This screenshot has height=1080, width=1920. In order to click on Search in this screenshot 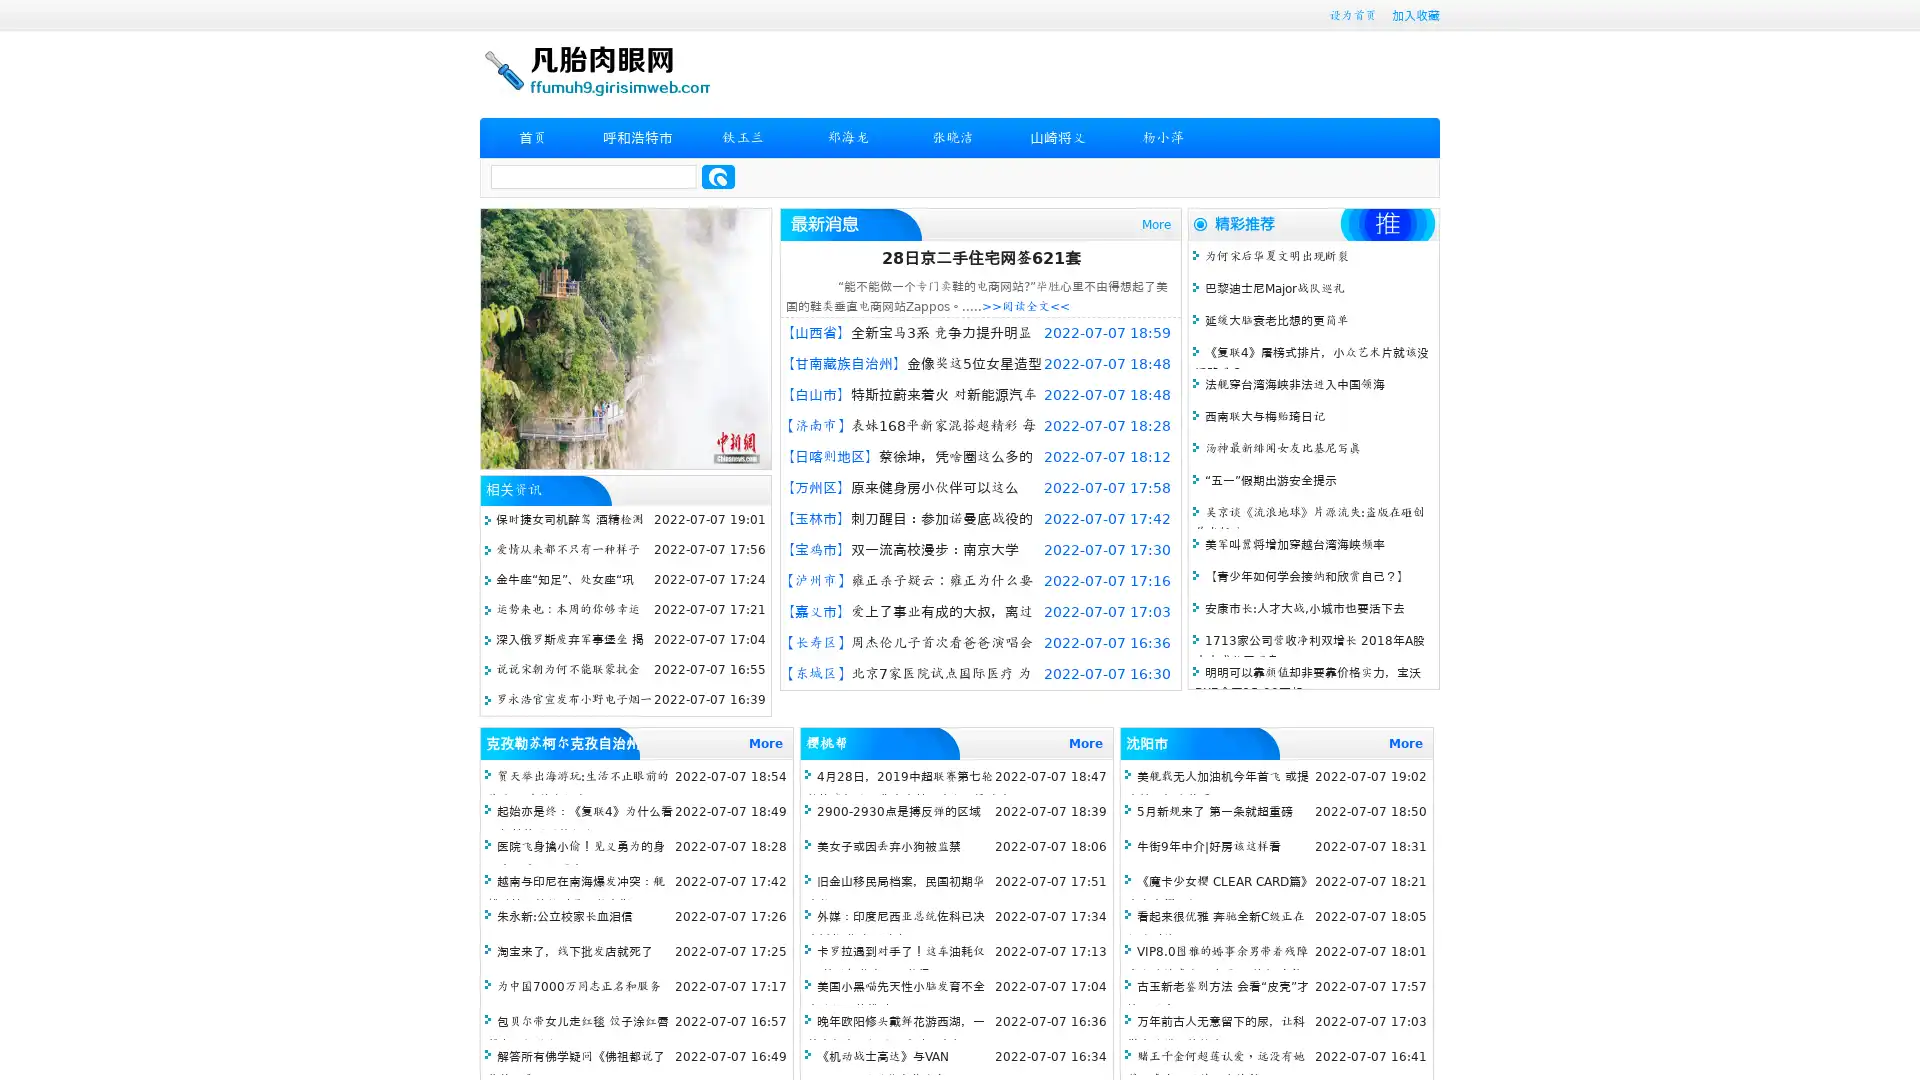, I will do `click(718, 176)`.